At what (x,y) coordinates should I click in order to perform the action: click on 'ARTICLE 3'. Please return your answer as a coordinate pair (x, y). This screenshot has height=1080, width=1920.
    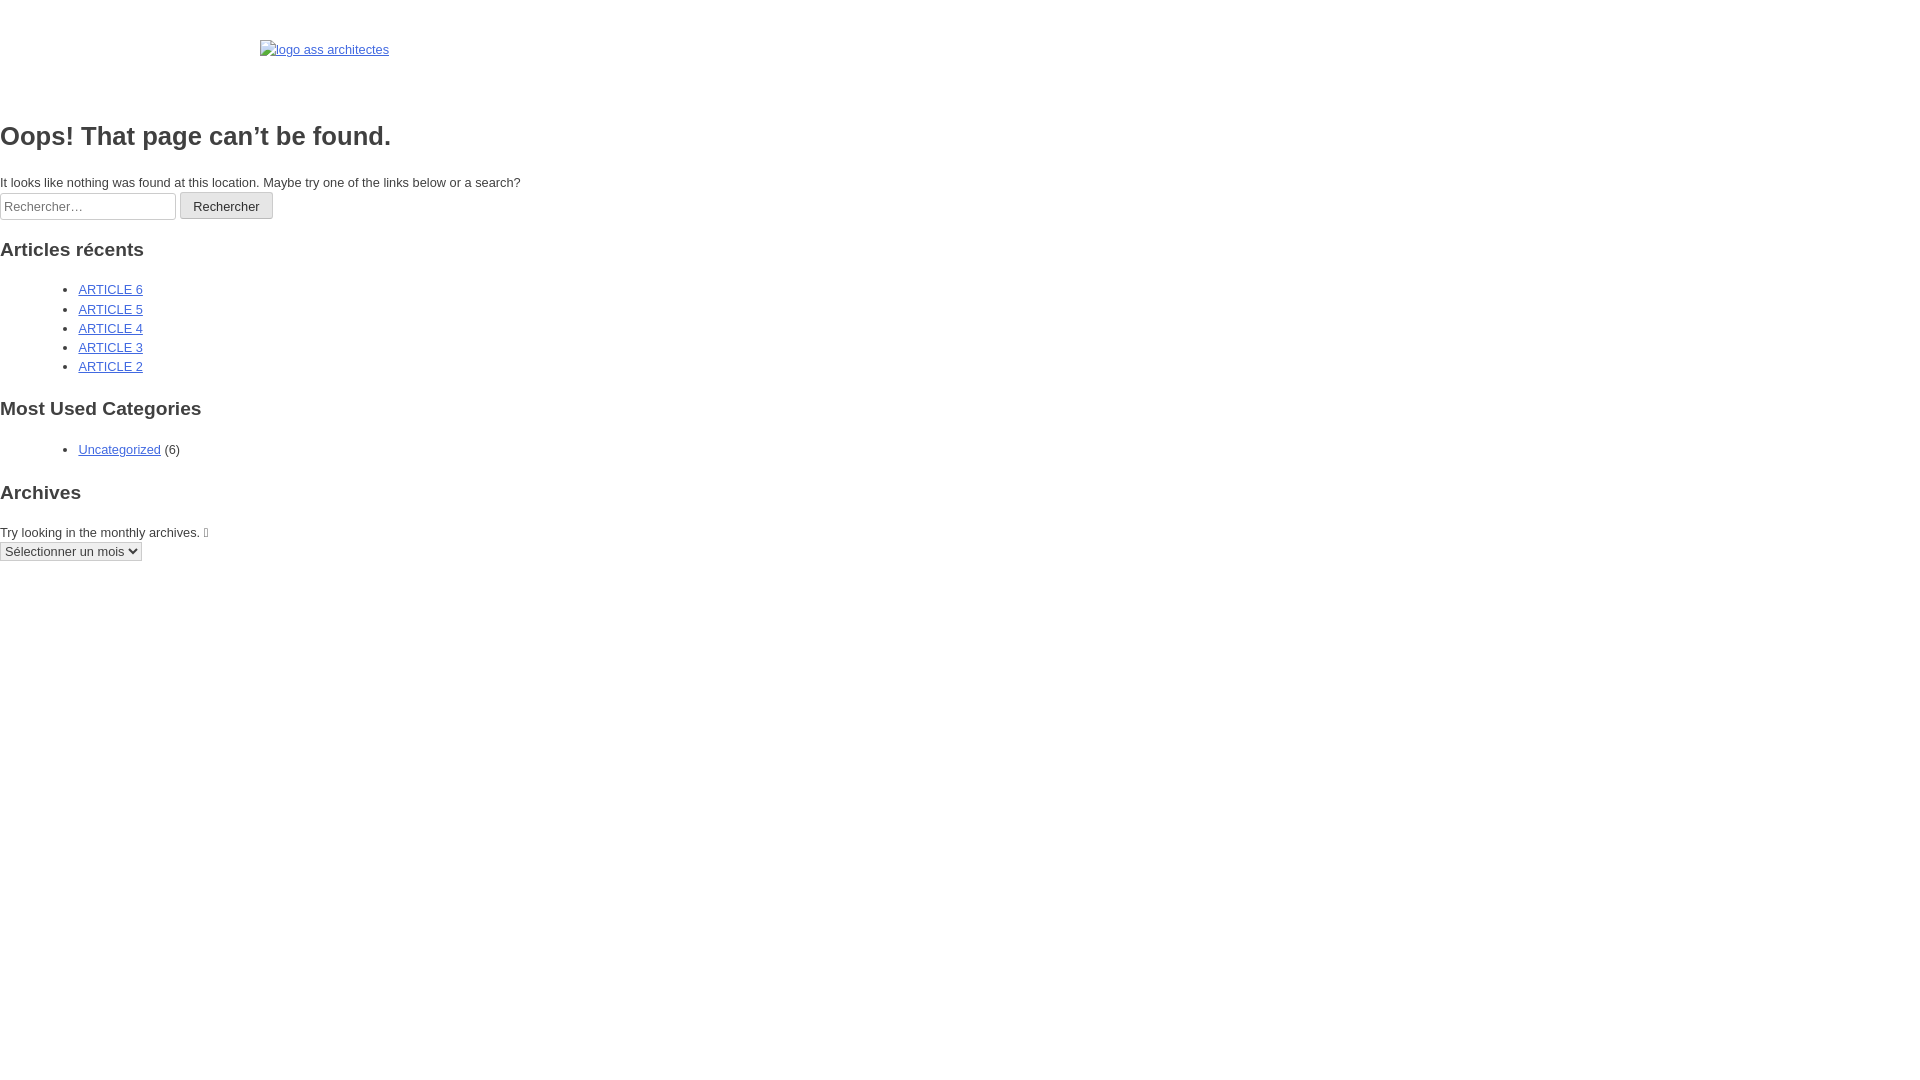
    Looking at the image, I should click on (109, 346).